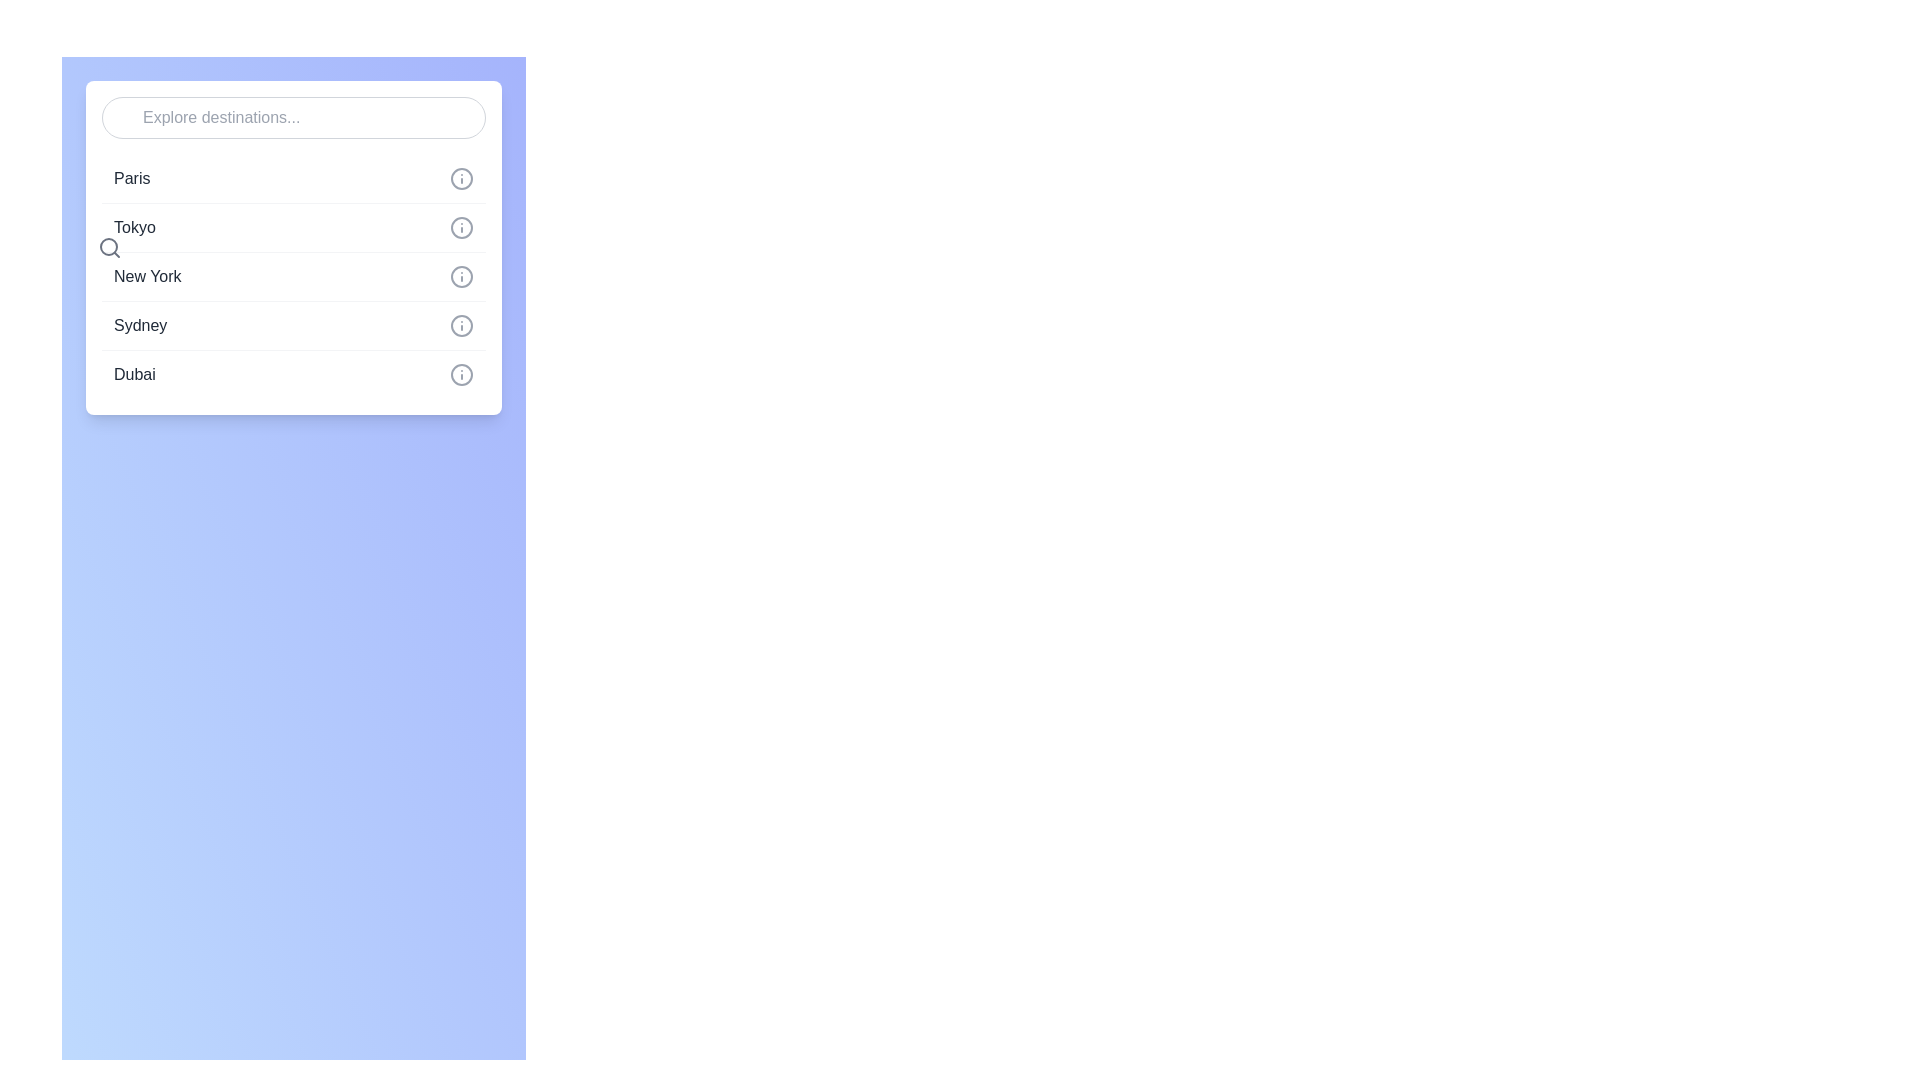 Image resolution: width=1920 pixels, height=1080 pixels. I want to click on the icon at the right end of the 'Paris' entry in the list, so click(460, 177).